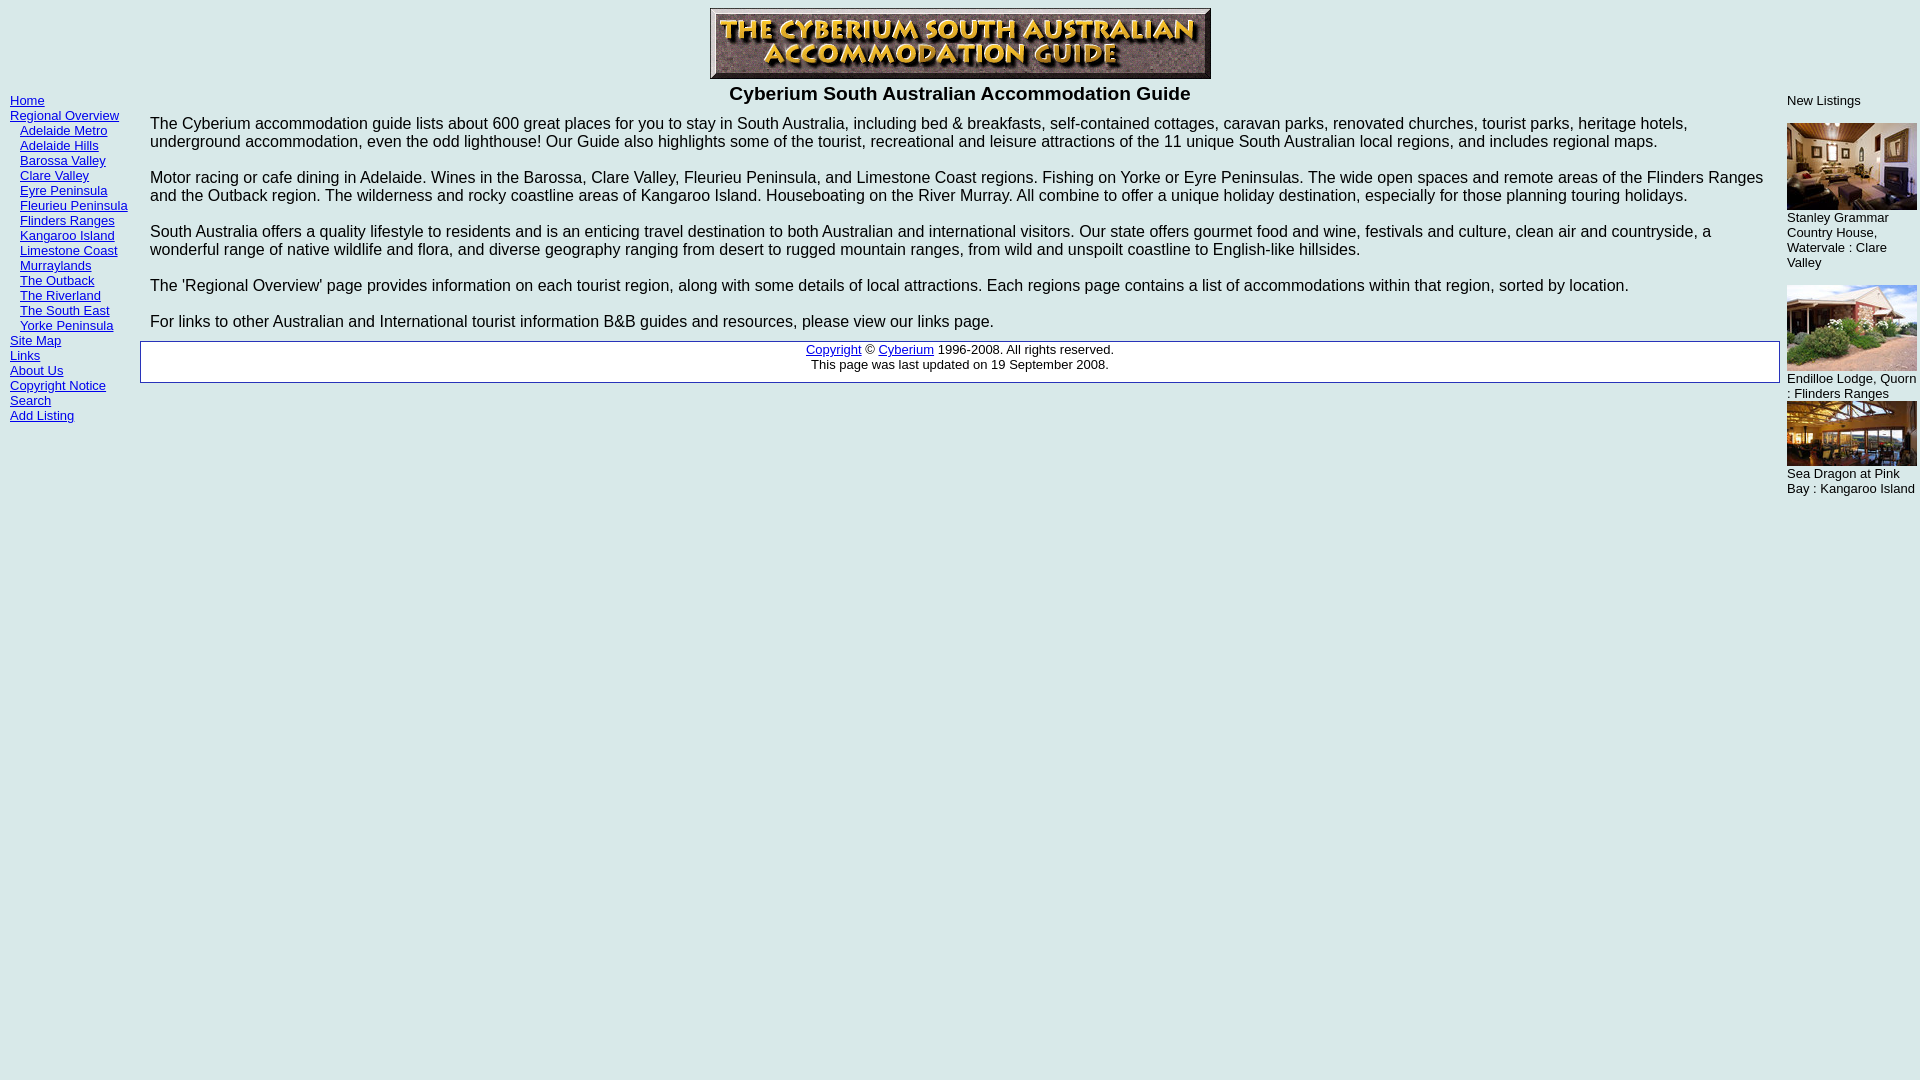 This screenshot has width=1920, height=1080. Describe the element at coordinates (73, 205) in the screenshot. I see `'Fleurieu Peninsula'` at that location.